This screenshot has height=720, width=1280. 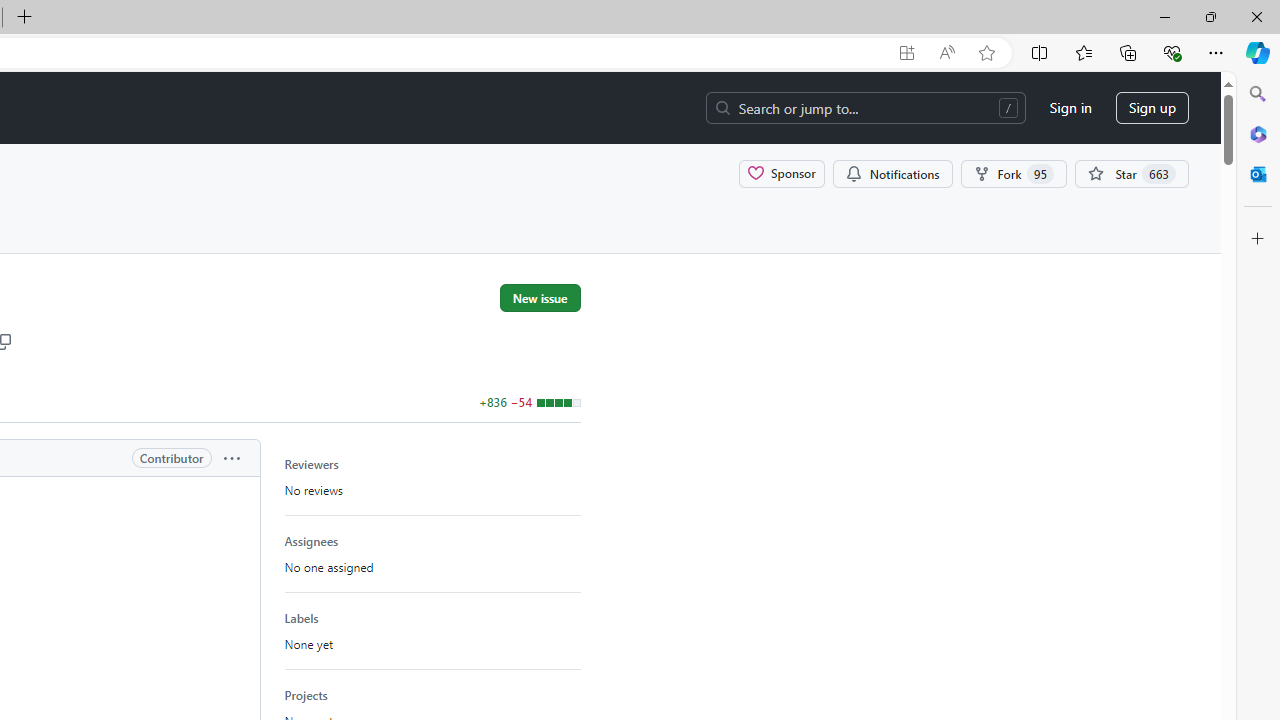 What do you see at coordinates (540, 297) in the screenshot?
I see `'New issue'` at bounding box center [540, 297].